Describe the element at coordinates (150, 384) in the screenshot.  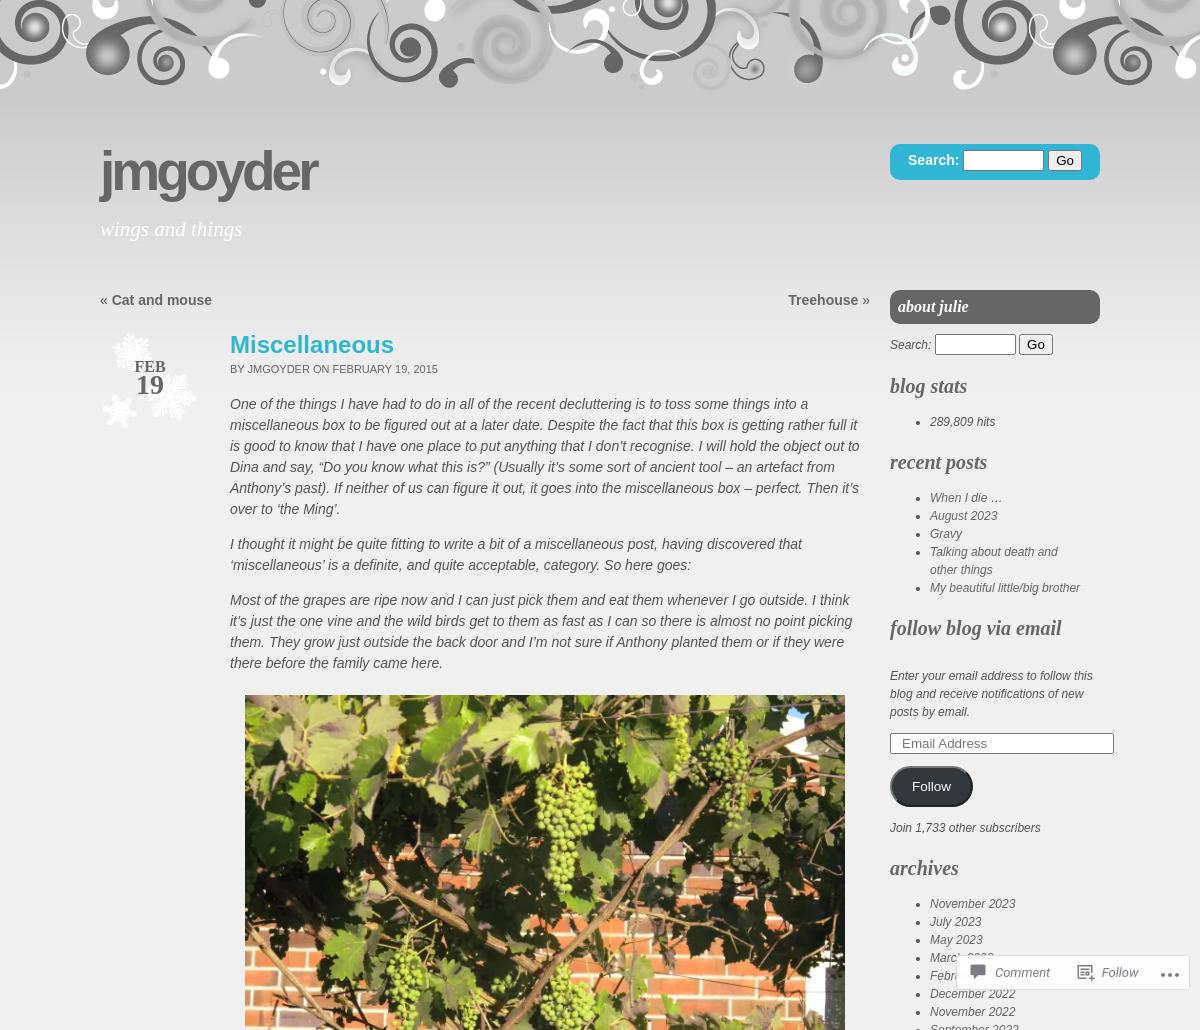
I see `'19'` at that location.